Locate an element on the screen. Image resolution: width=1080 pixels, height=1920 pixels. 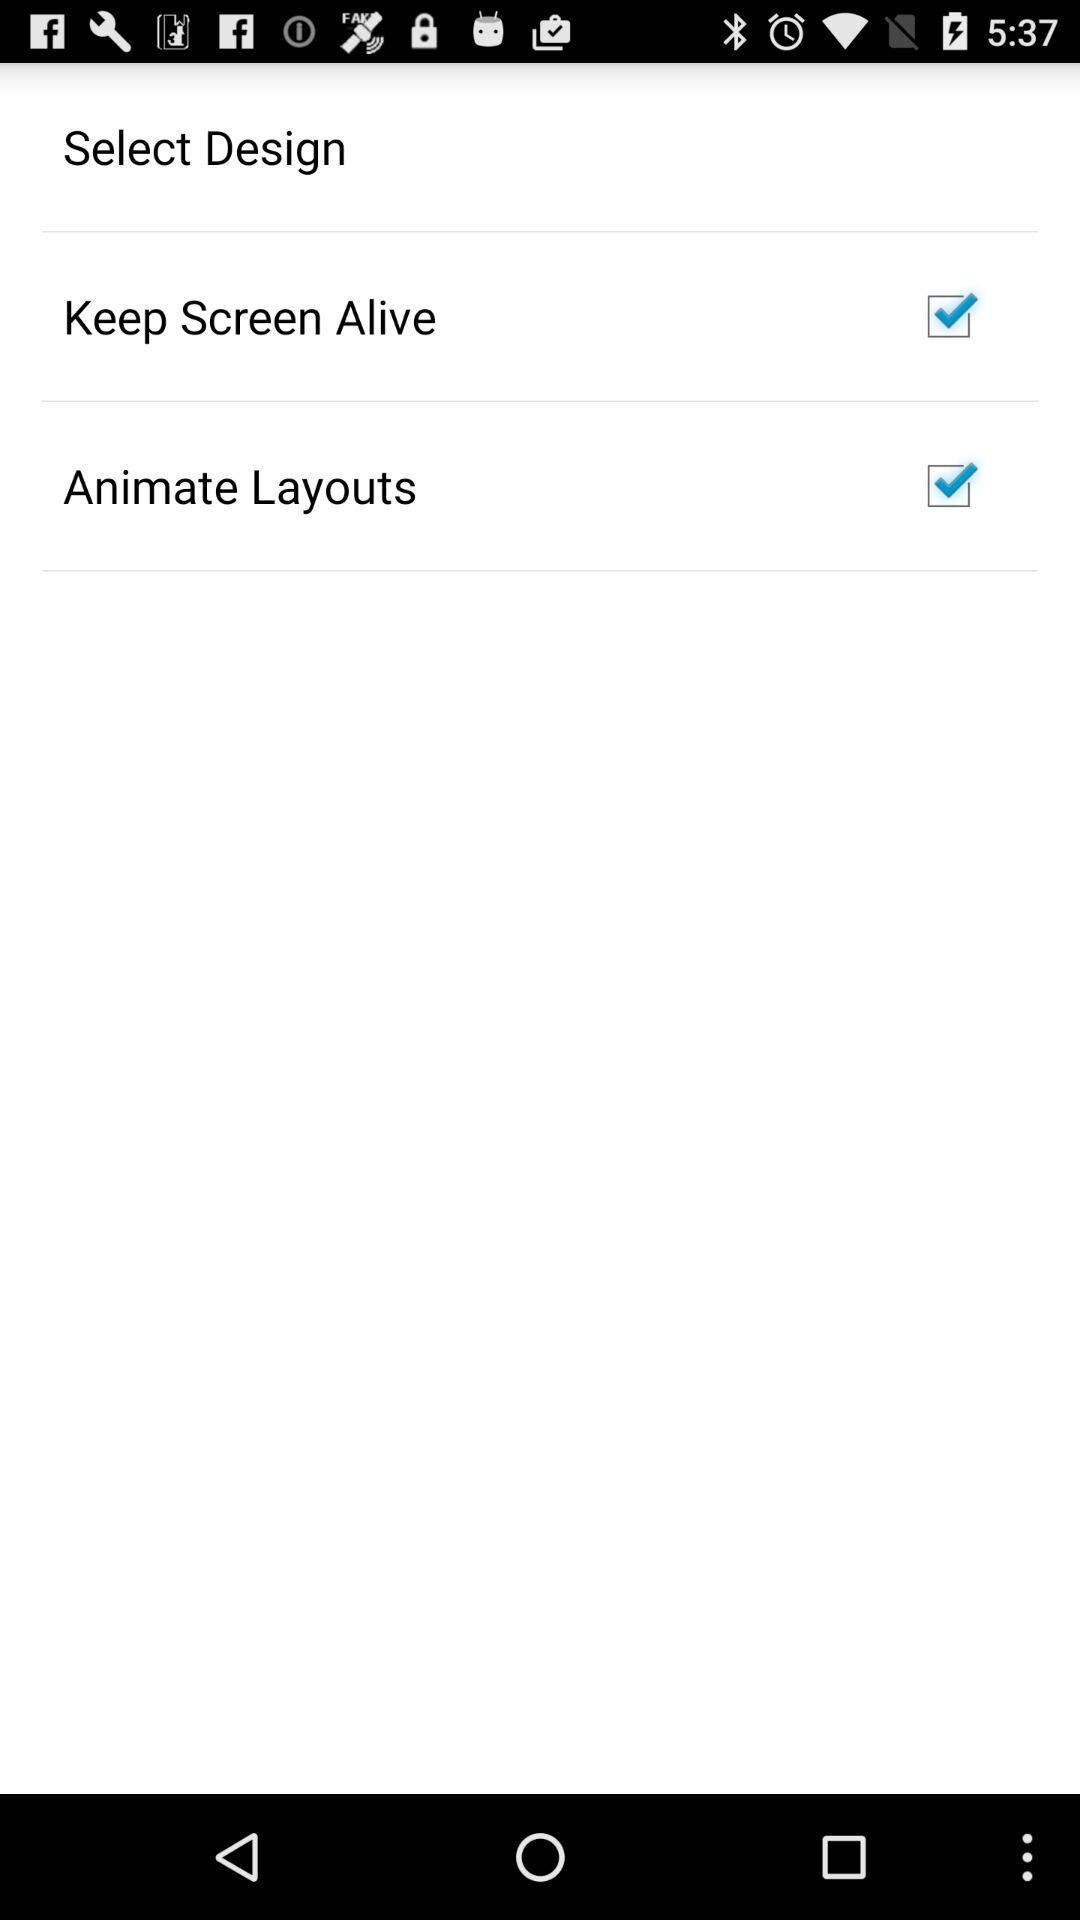
select design app is located at coordinates (205, 145).